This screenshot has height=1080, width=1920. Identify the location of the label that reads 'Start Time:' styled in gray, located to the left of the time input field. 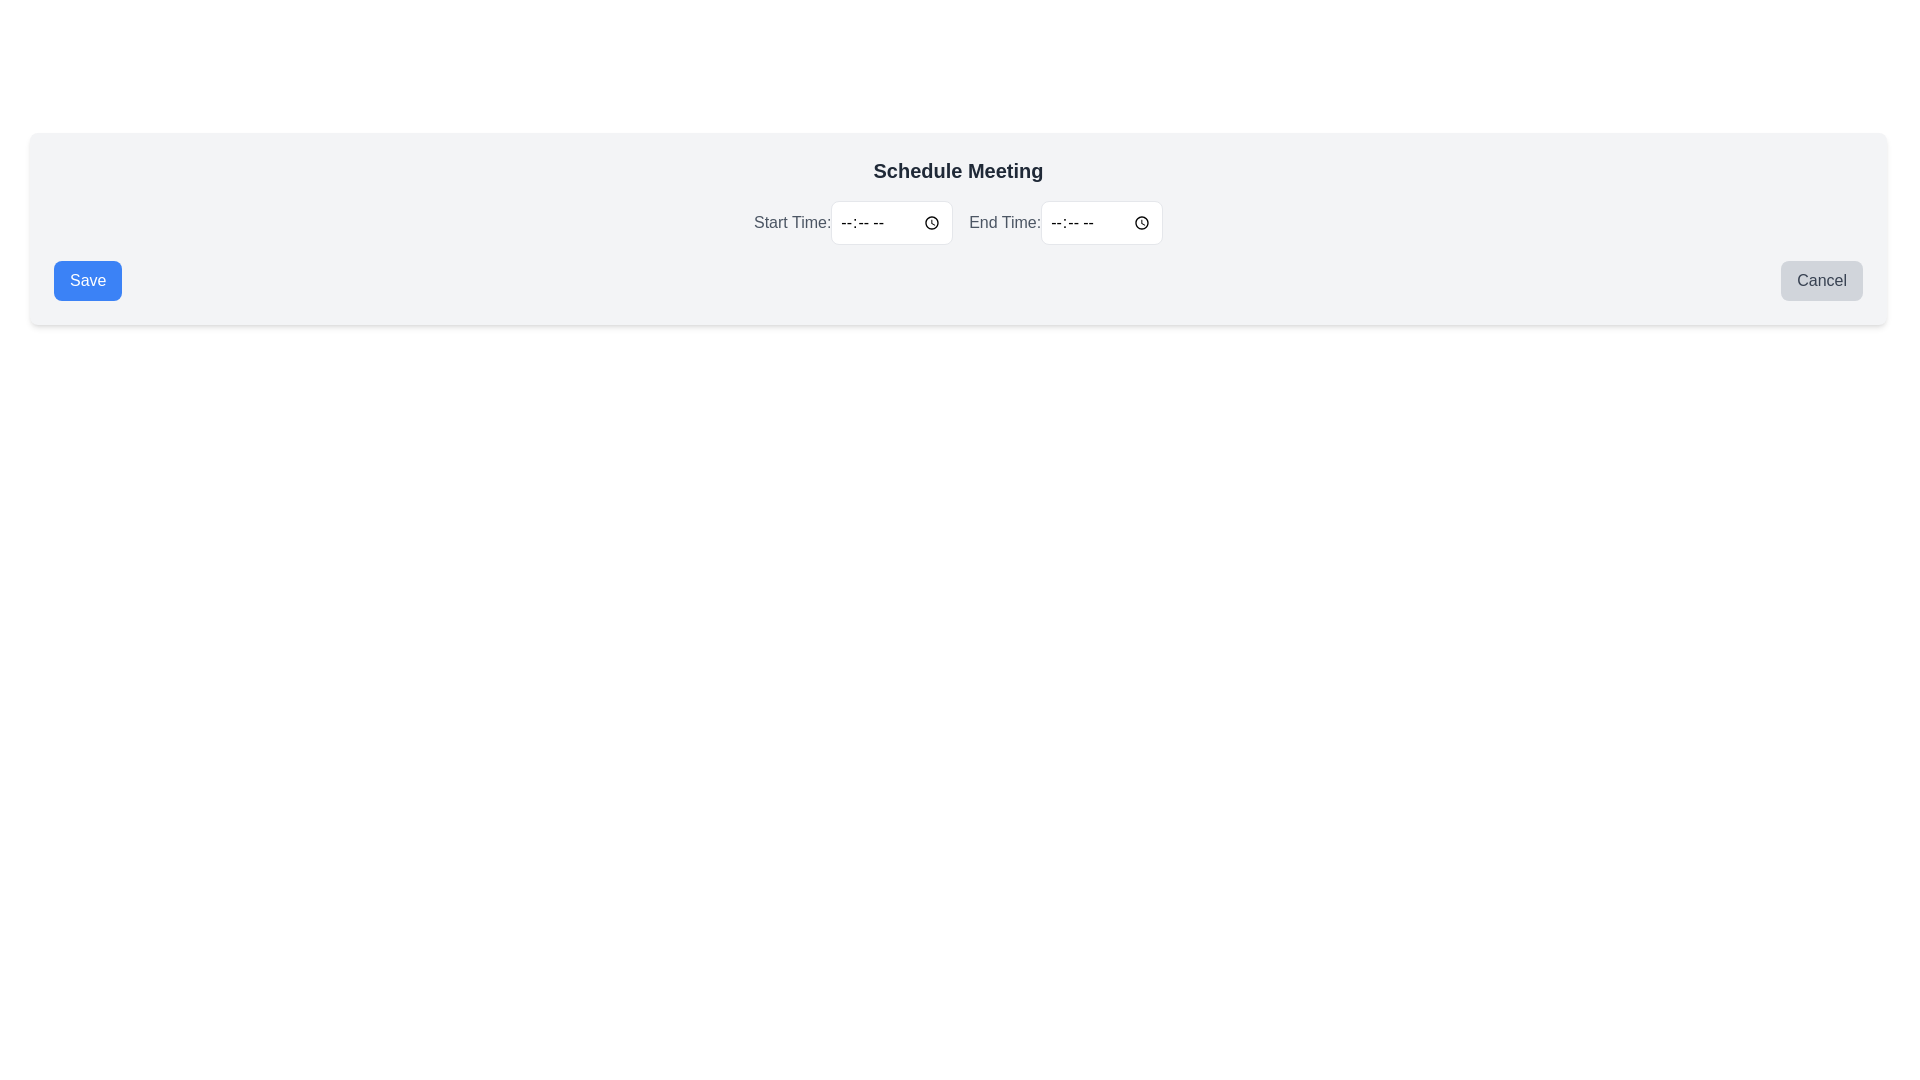
(791, 222).